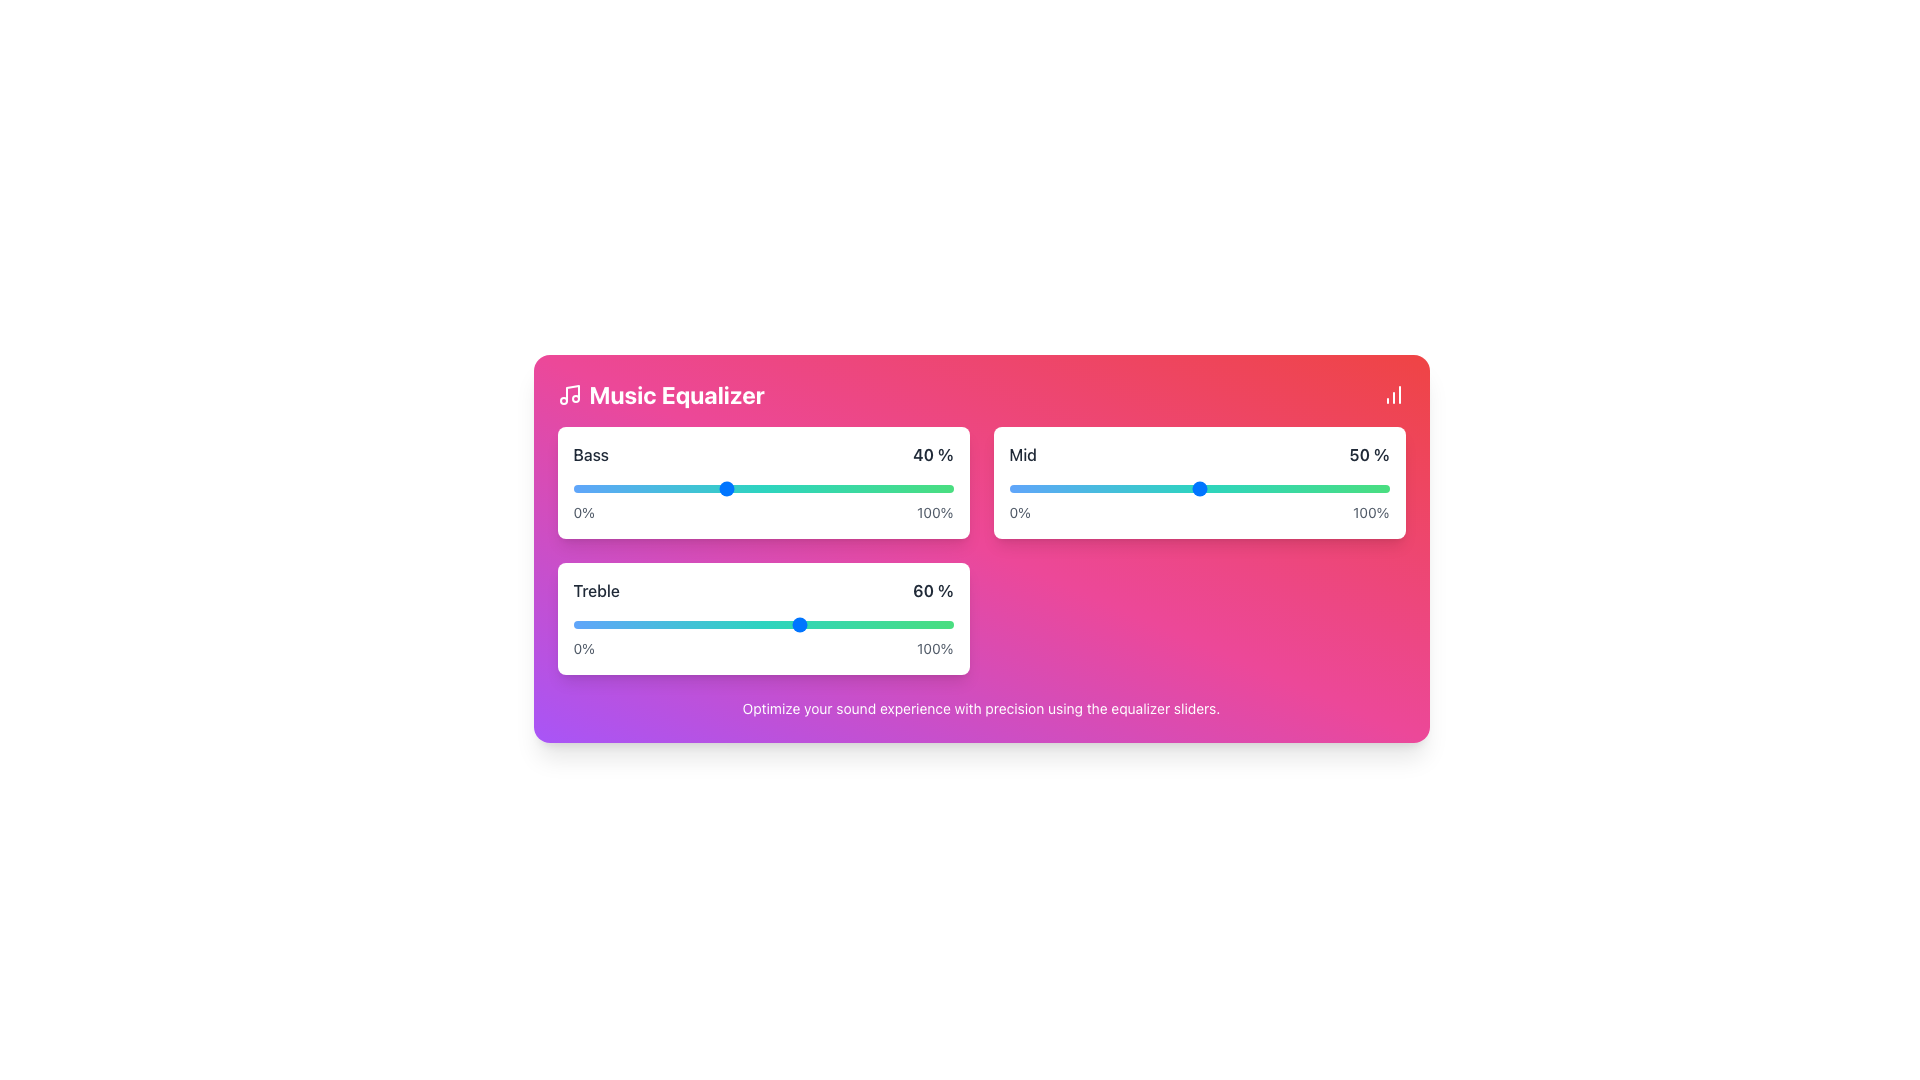 The image size is (1920, 1080). What do you see at coordinates (1351, 489) in the screenshot?
I see `the mid-level equalizer` at bounding box center [1351, 489].